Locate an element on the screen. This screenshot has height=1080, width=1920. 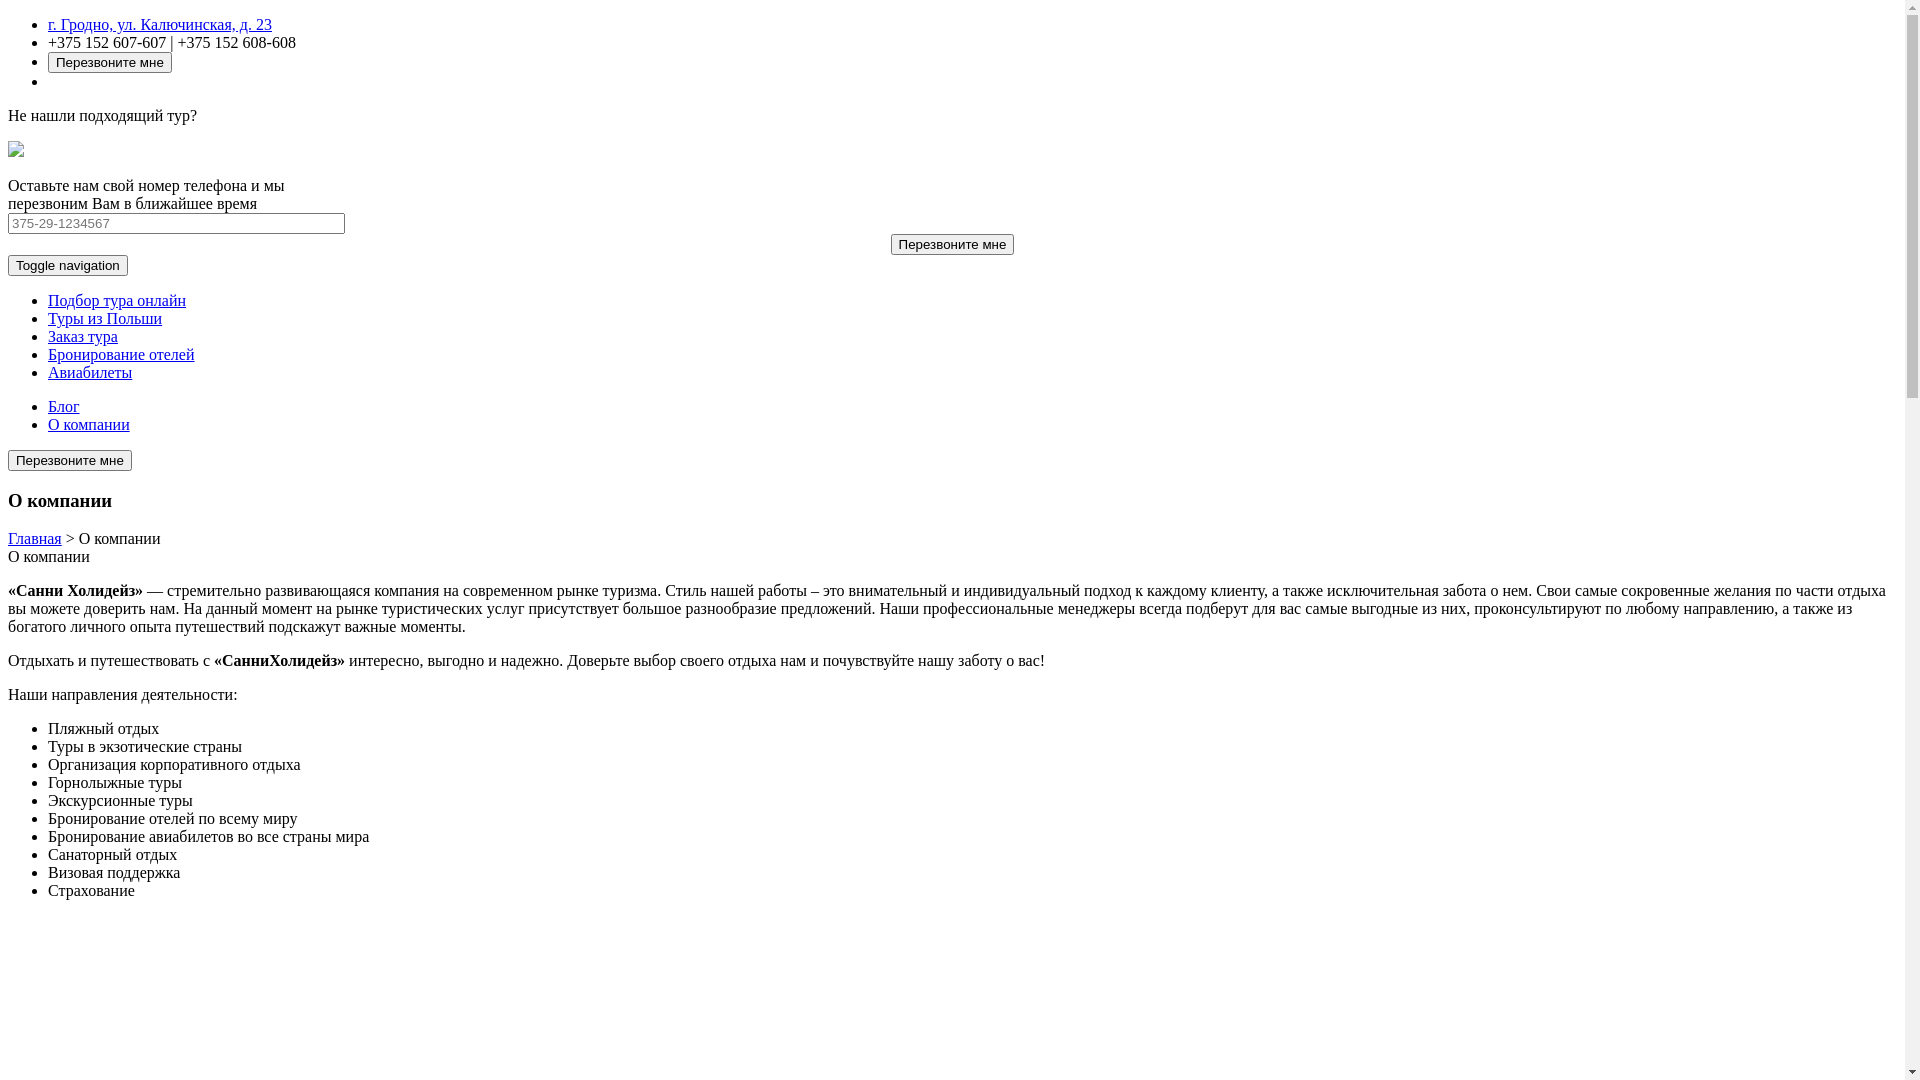
'Toggle navigation' is located at coordinates (67, 264).